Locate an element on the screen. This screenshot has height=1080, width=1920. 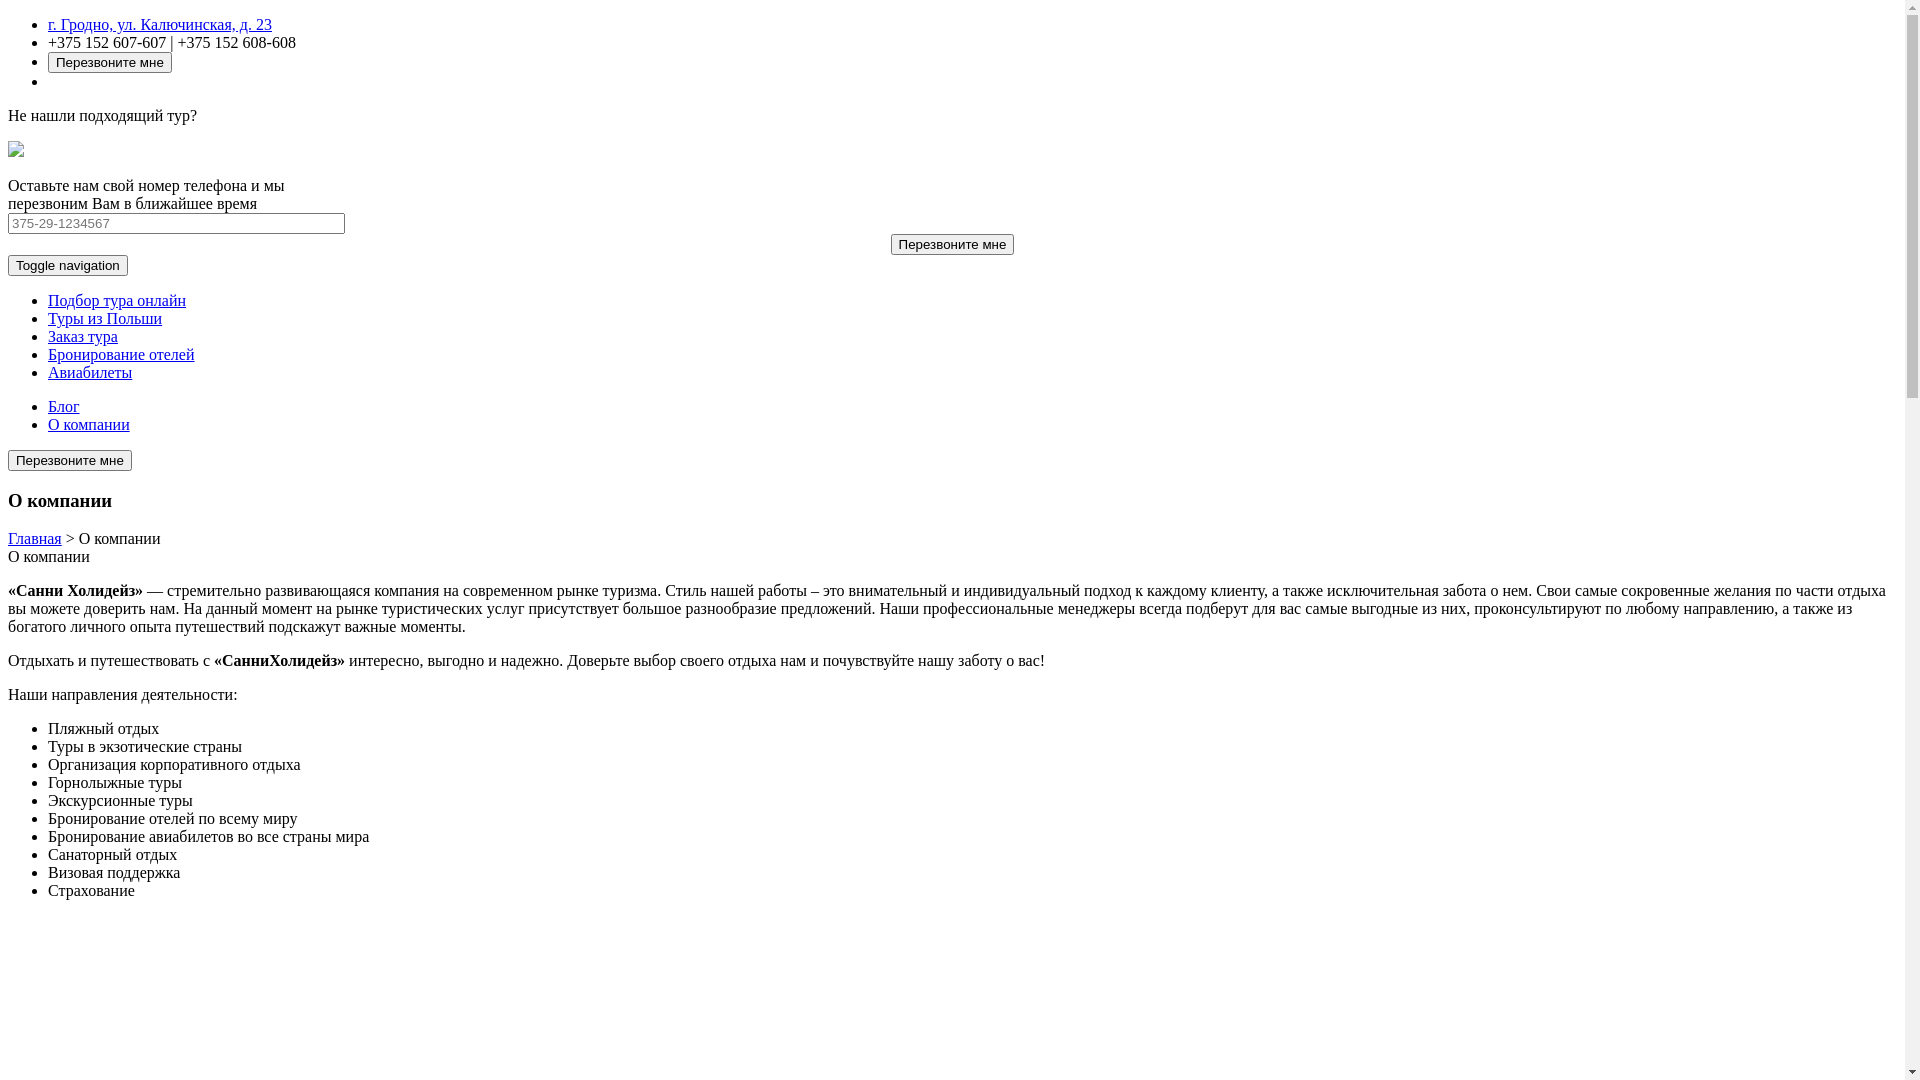
'Toggle navigation' is located at coordinates (67, 264).